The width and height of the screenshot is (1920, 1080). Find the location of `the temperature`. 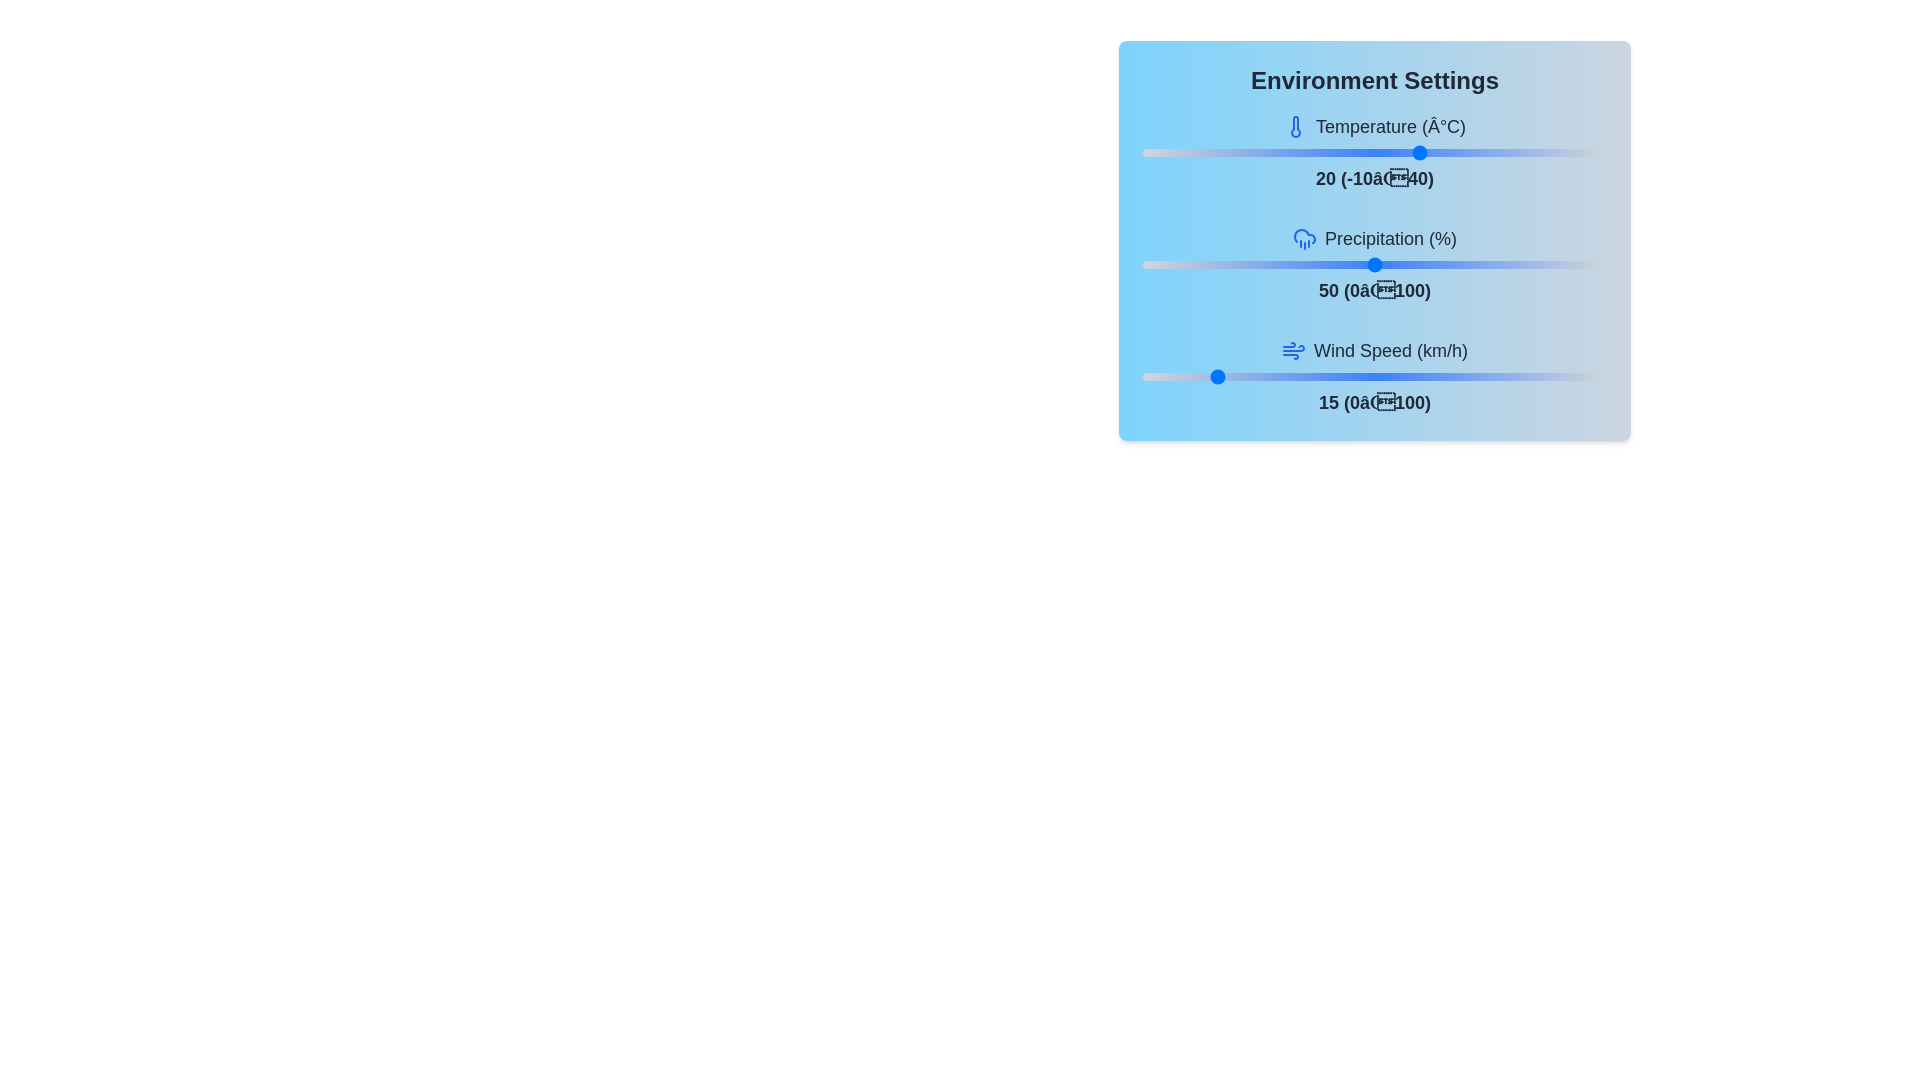

the temperature is located at coordinates (1282, 152).